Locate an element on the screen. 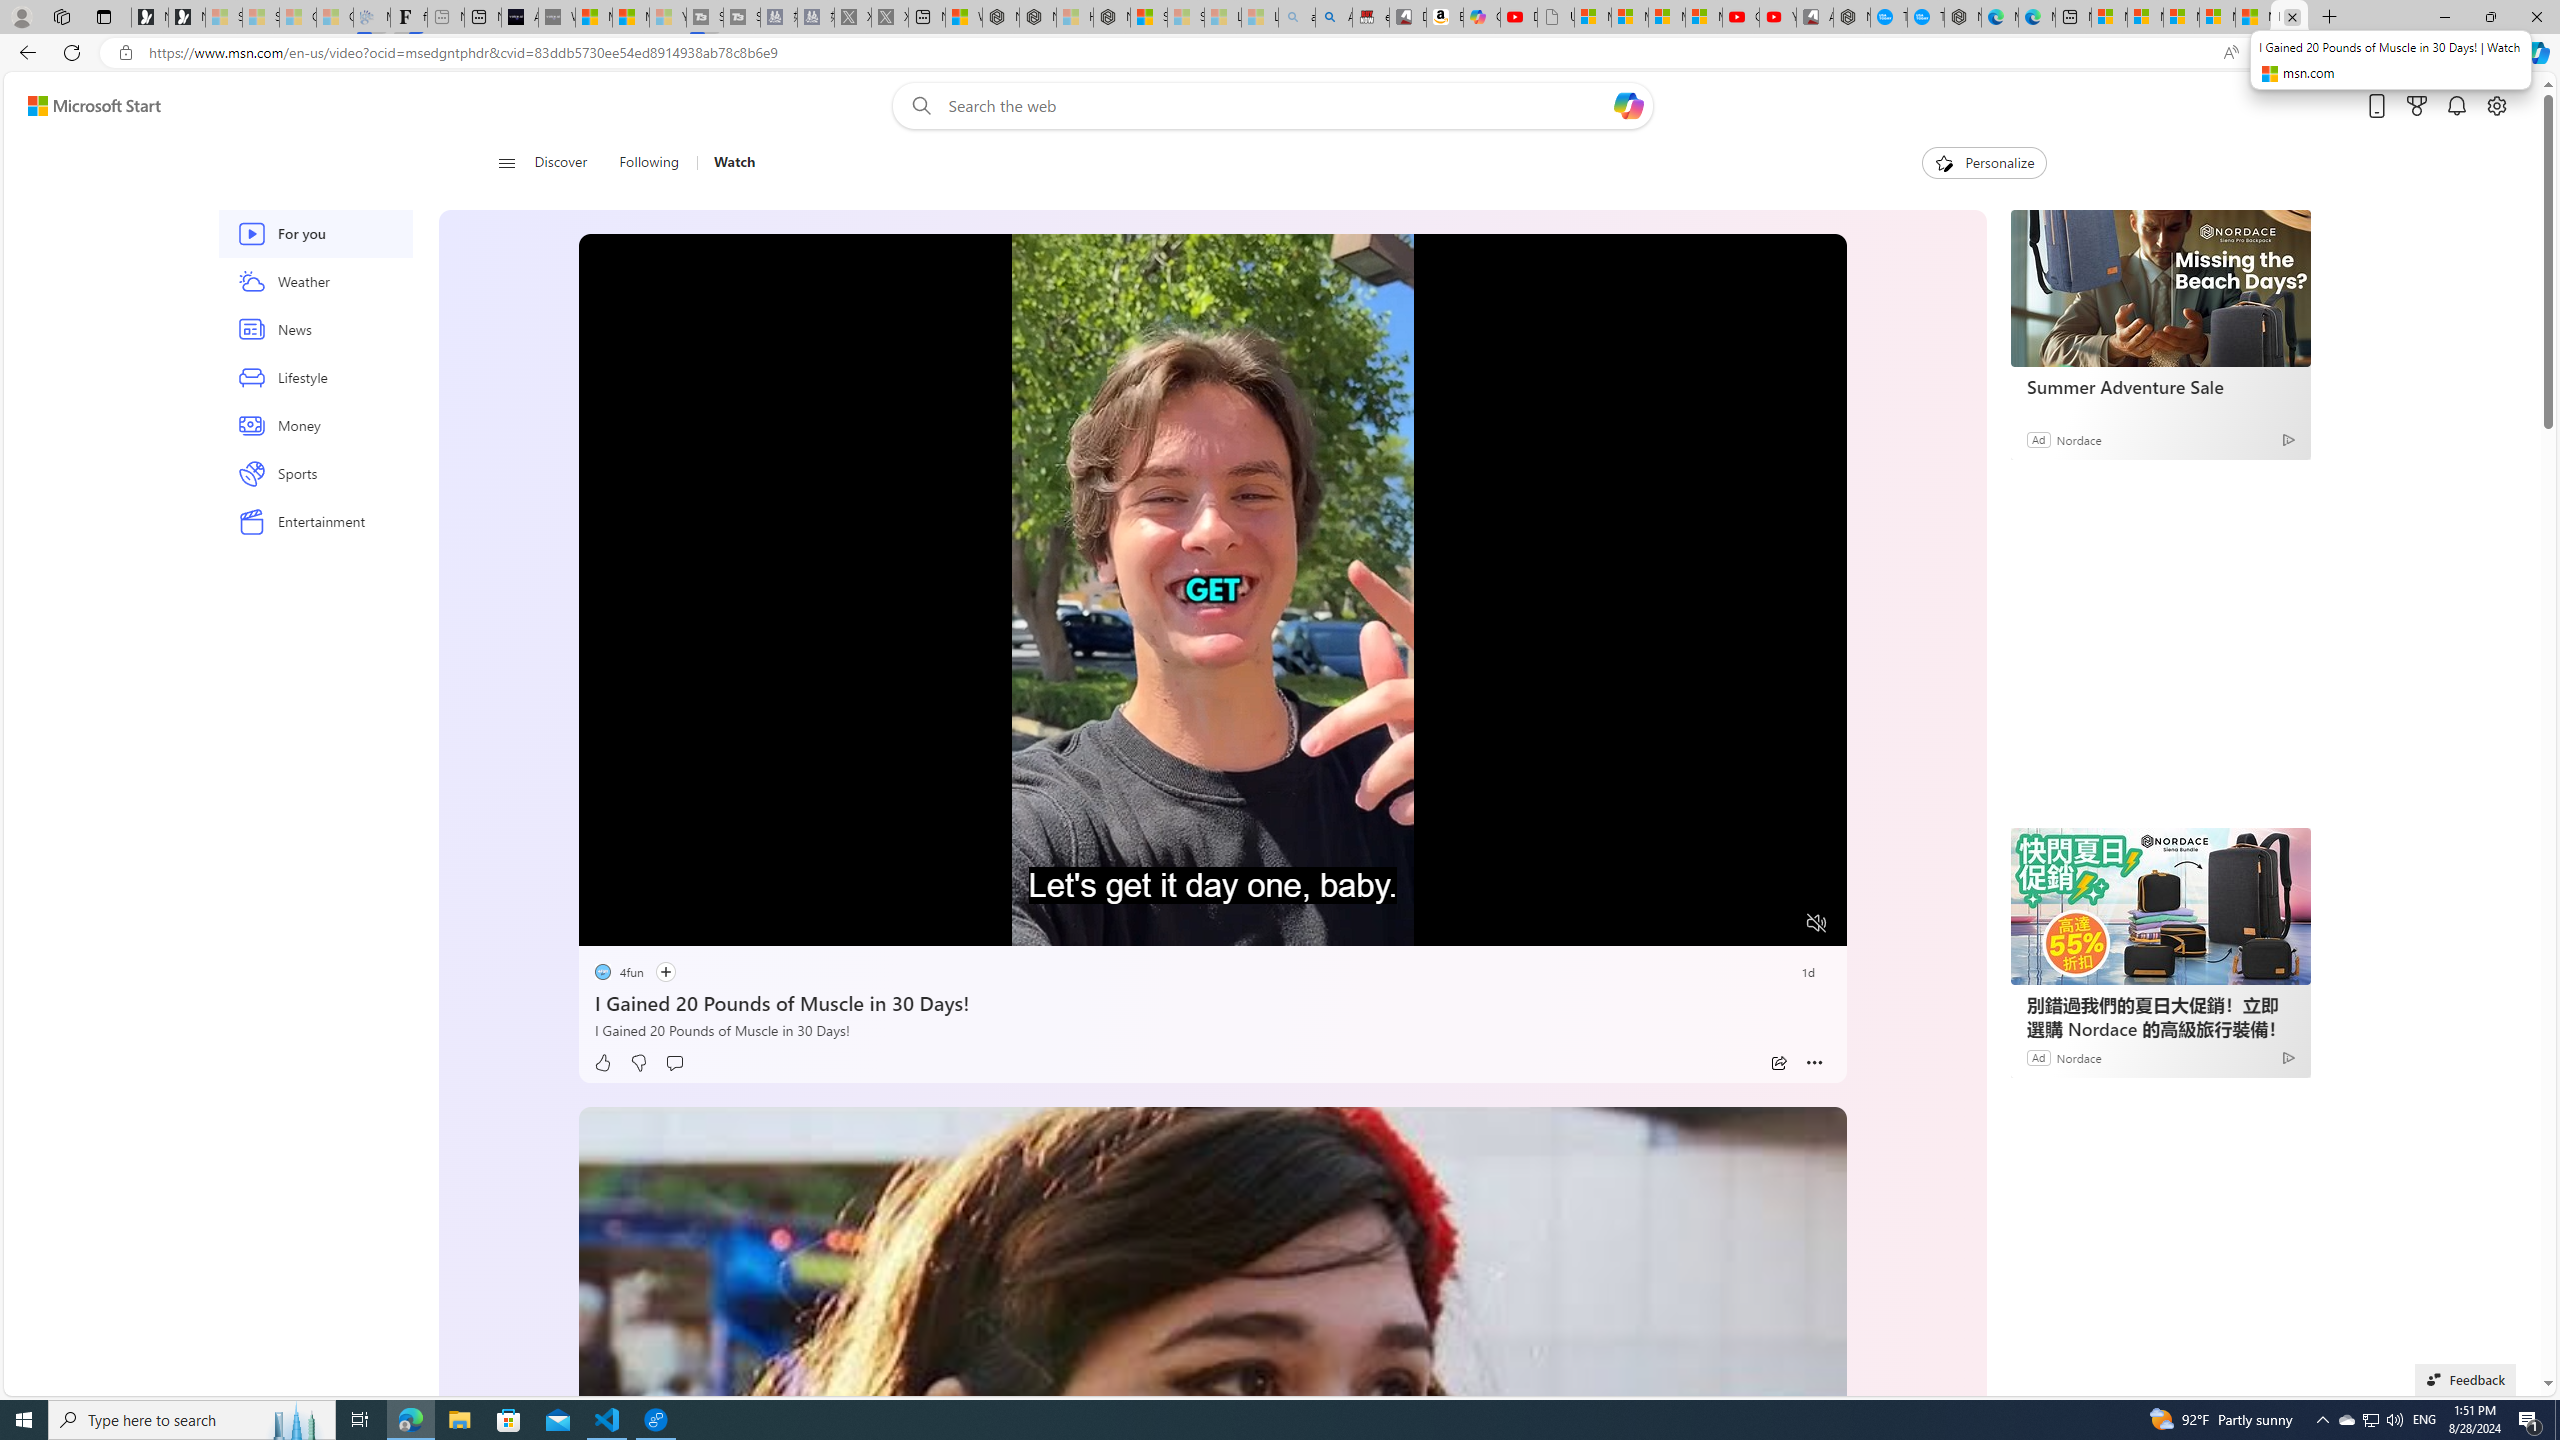  'Microsoft account | Privacy' is located at coordinates (2217, 16).